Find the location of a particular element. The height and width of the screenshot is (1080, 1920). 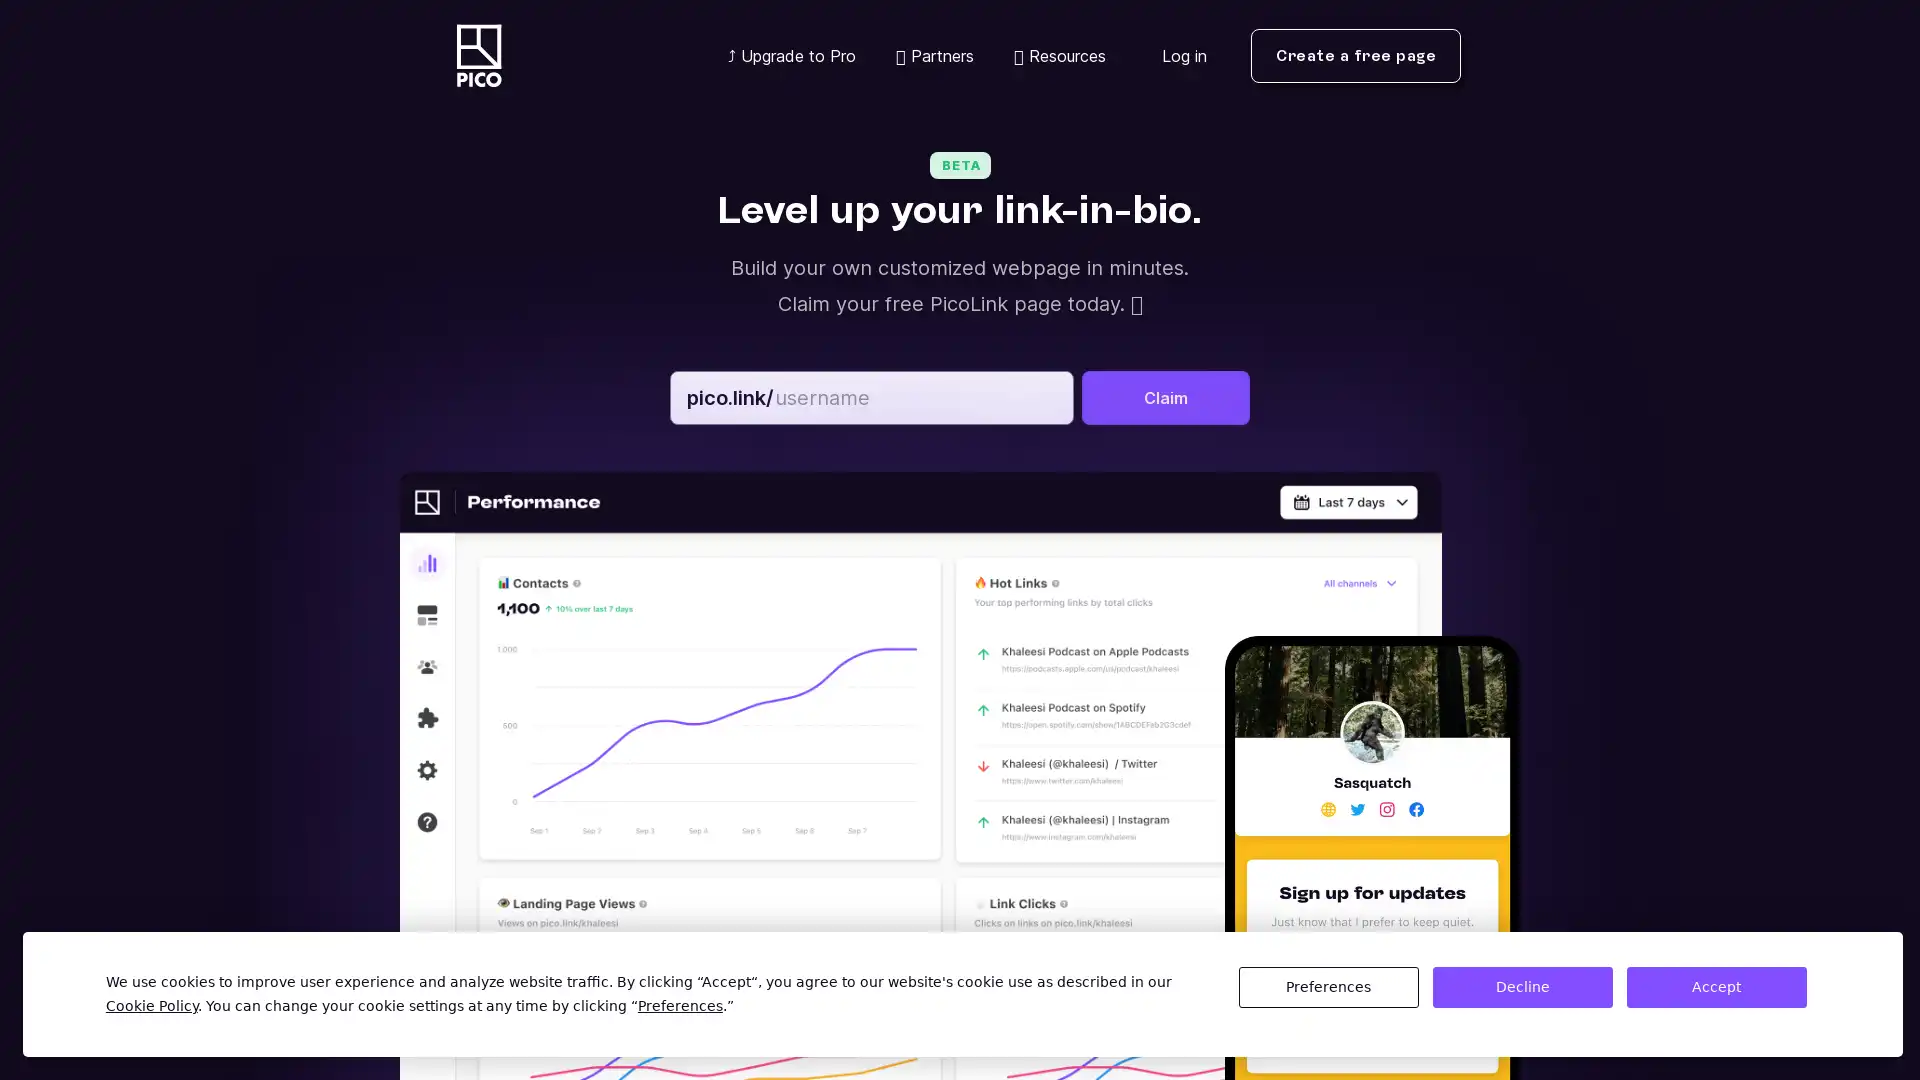

Accept is located at coordinates (1715, 986).